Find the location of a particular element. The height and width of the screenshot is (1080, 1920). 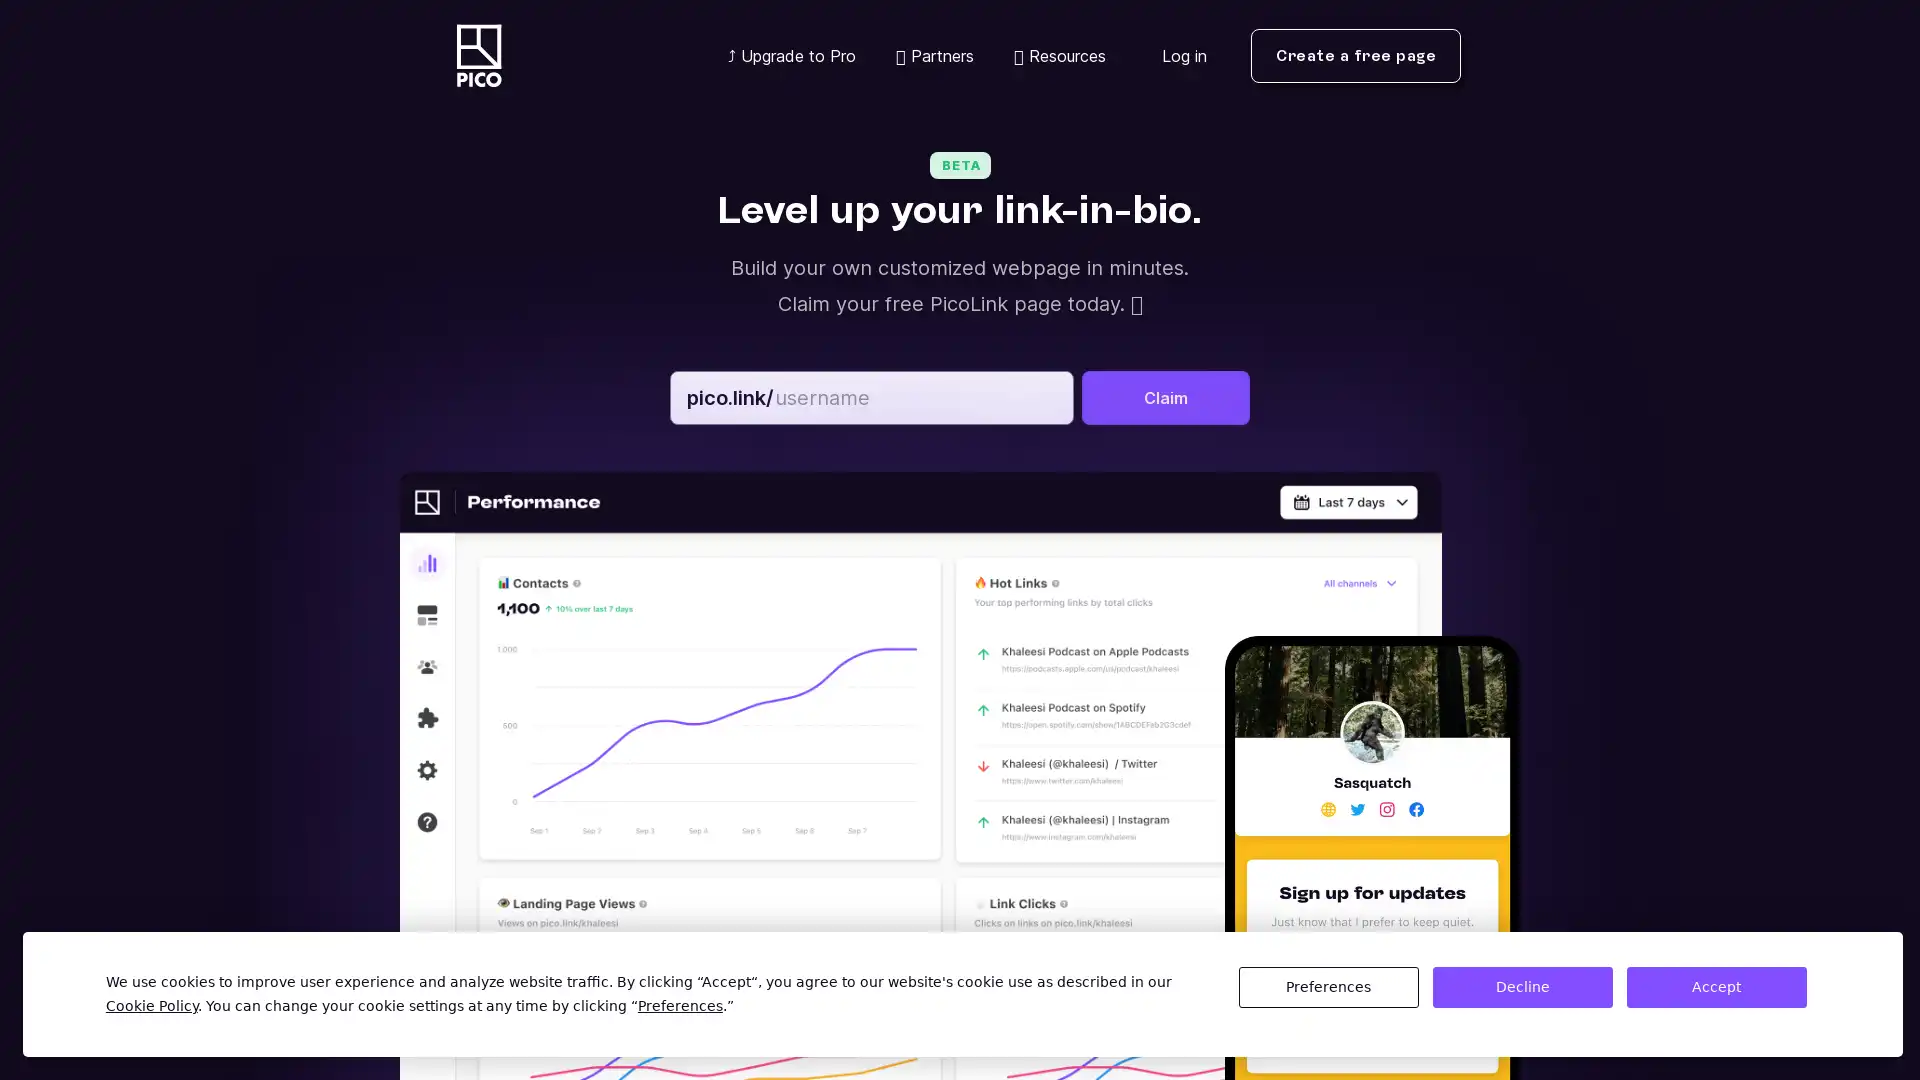

Accept is located at coordinates (1715, 986).